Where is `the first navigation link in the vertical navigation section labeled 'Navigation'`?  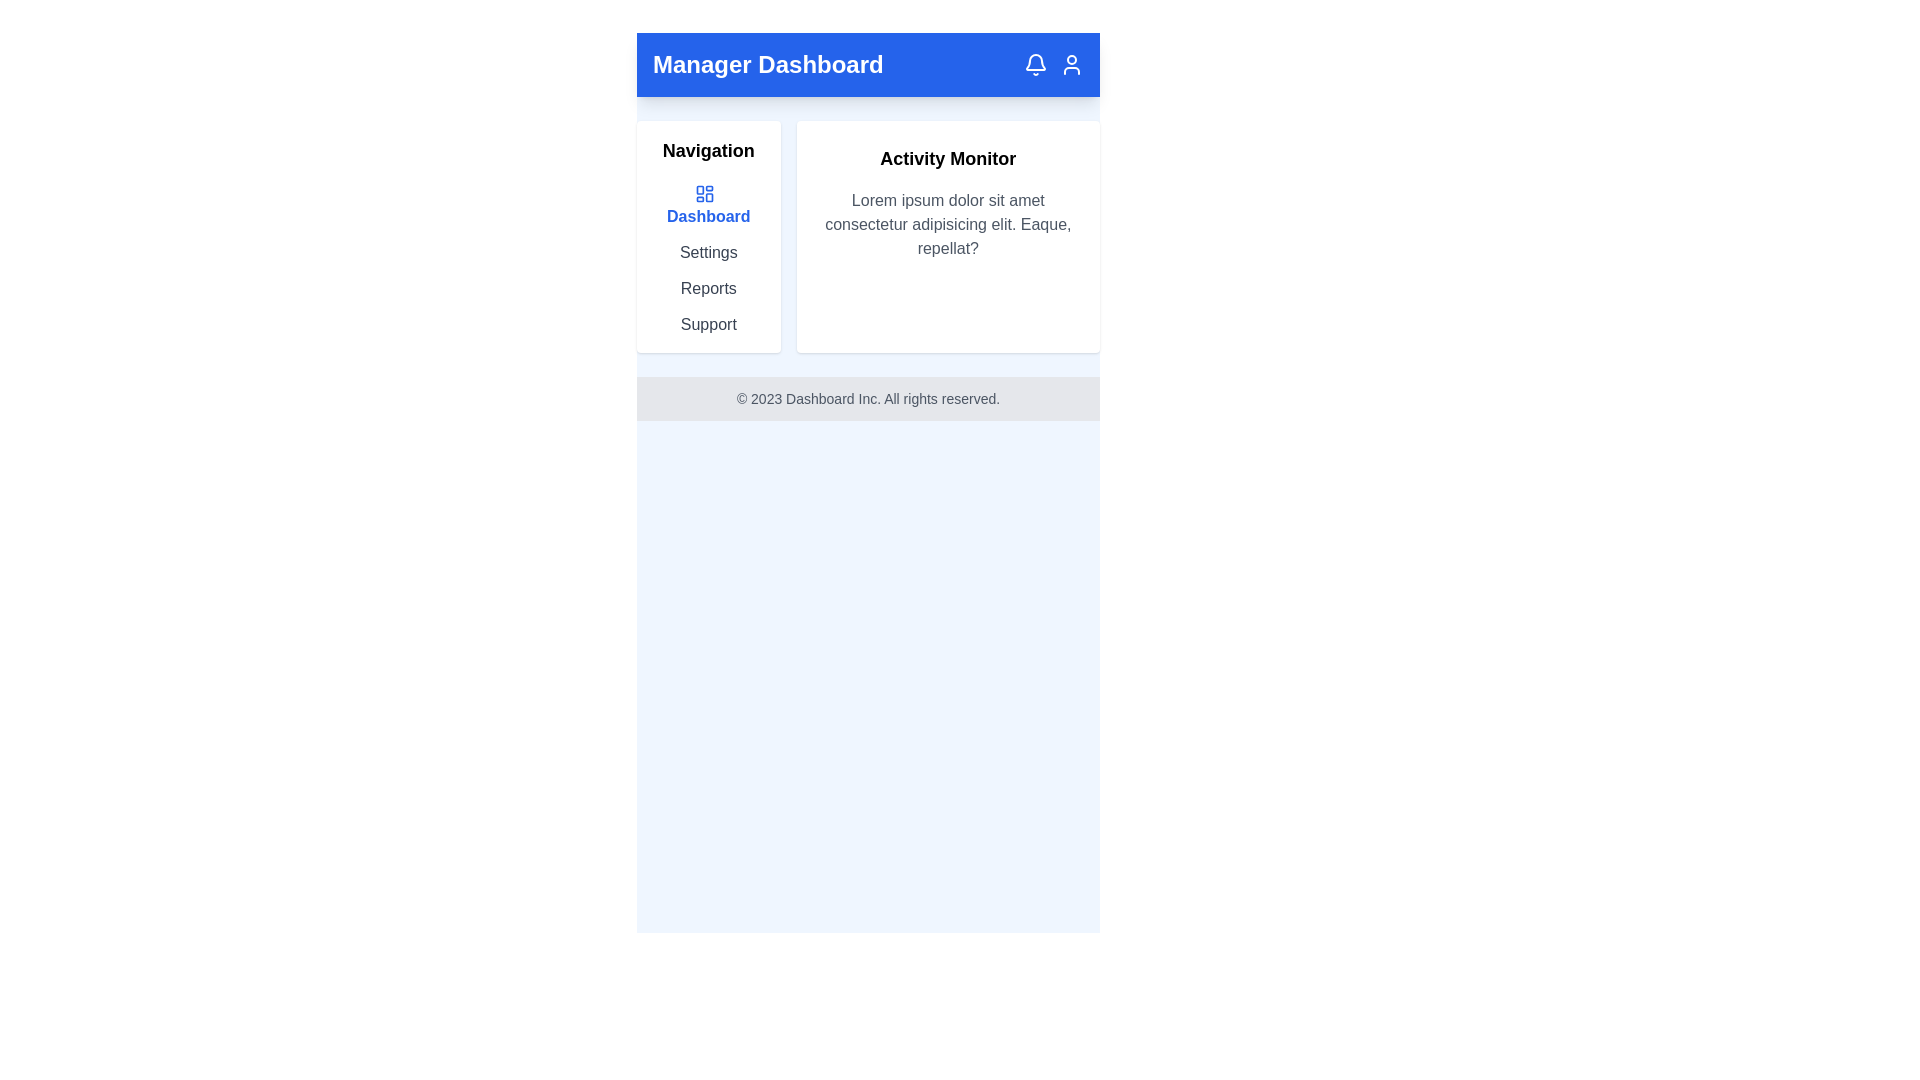 the first navigation link in the vertical navigation section labeled 'Navigation' is located at coordinates (708, 204).